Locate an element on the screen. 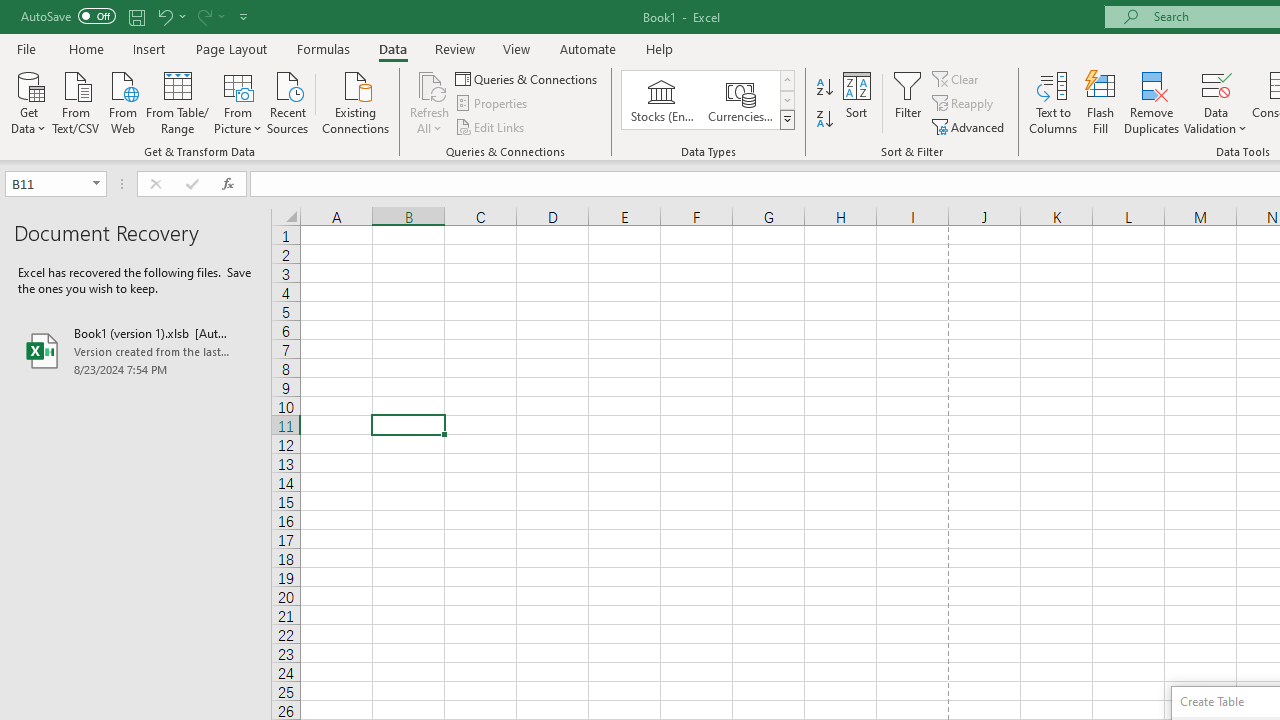  'Name Box' is located at coordinates (56, 183).